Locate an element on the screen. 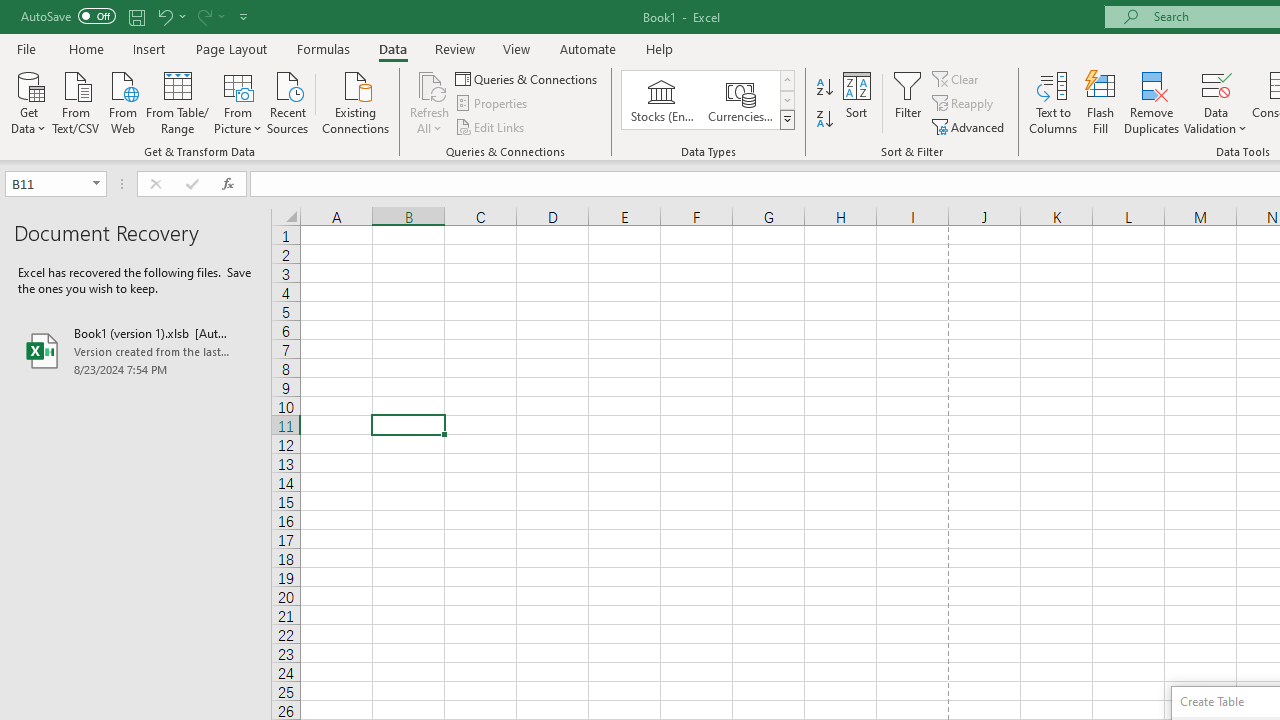  'Name Box' is located at coordinates (56, 183).